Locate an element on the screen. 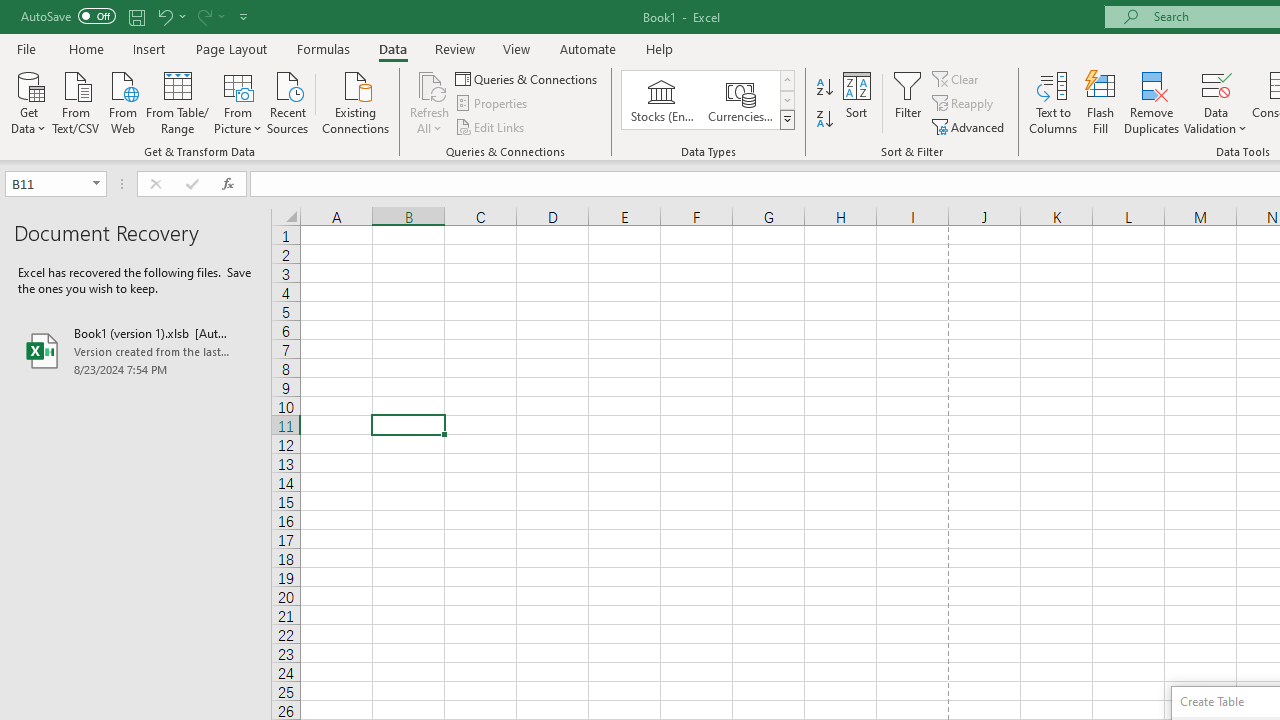  'Name Box' is located at coordinates (56, 183).